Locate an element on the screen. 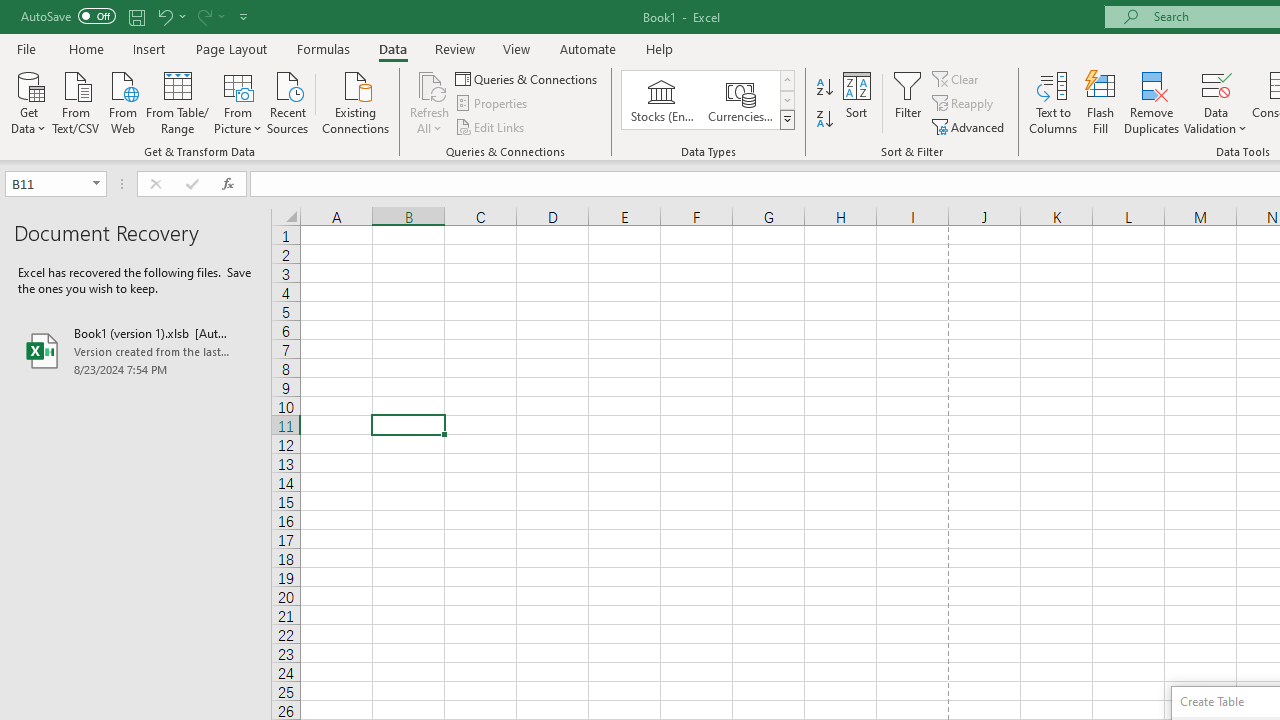  'Name Box' is located at coordinates (56, 183).